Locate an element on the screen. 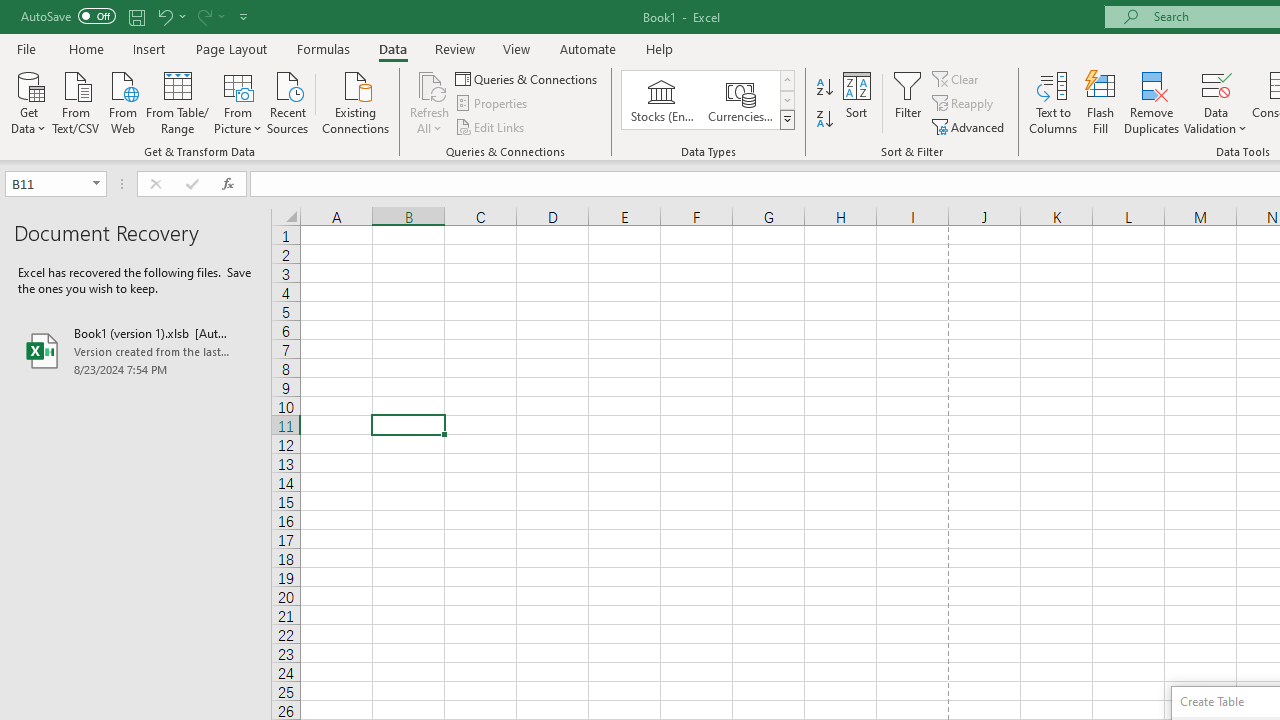  'Name Box' is located at coordinates (56, 183).